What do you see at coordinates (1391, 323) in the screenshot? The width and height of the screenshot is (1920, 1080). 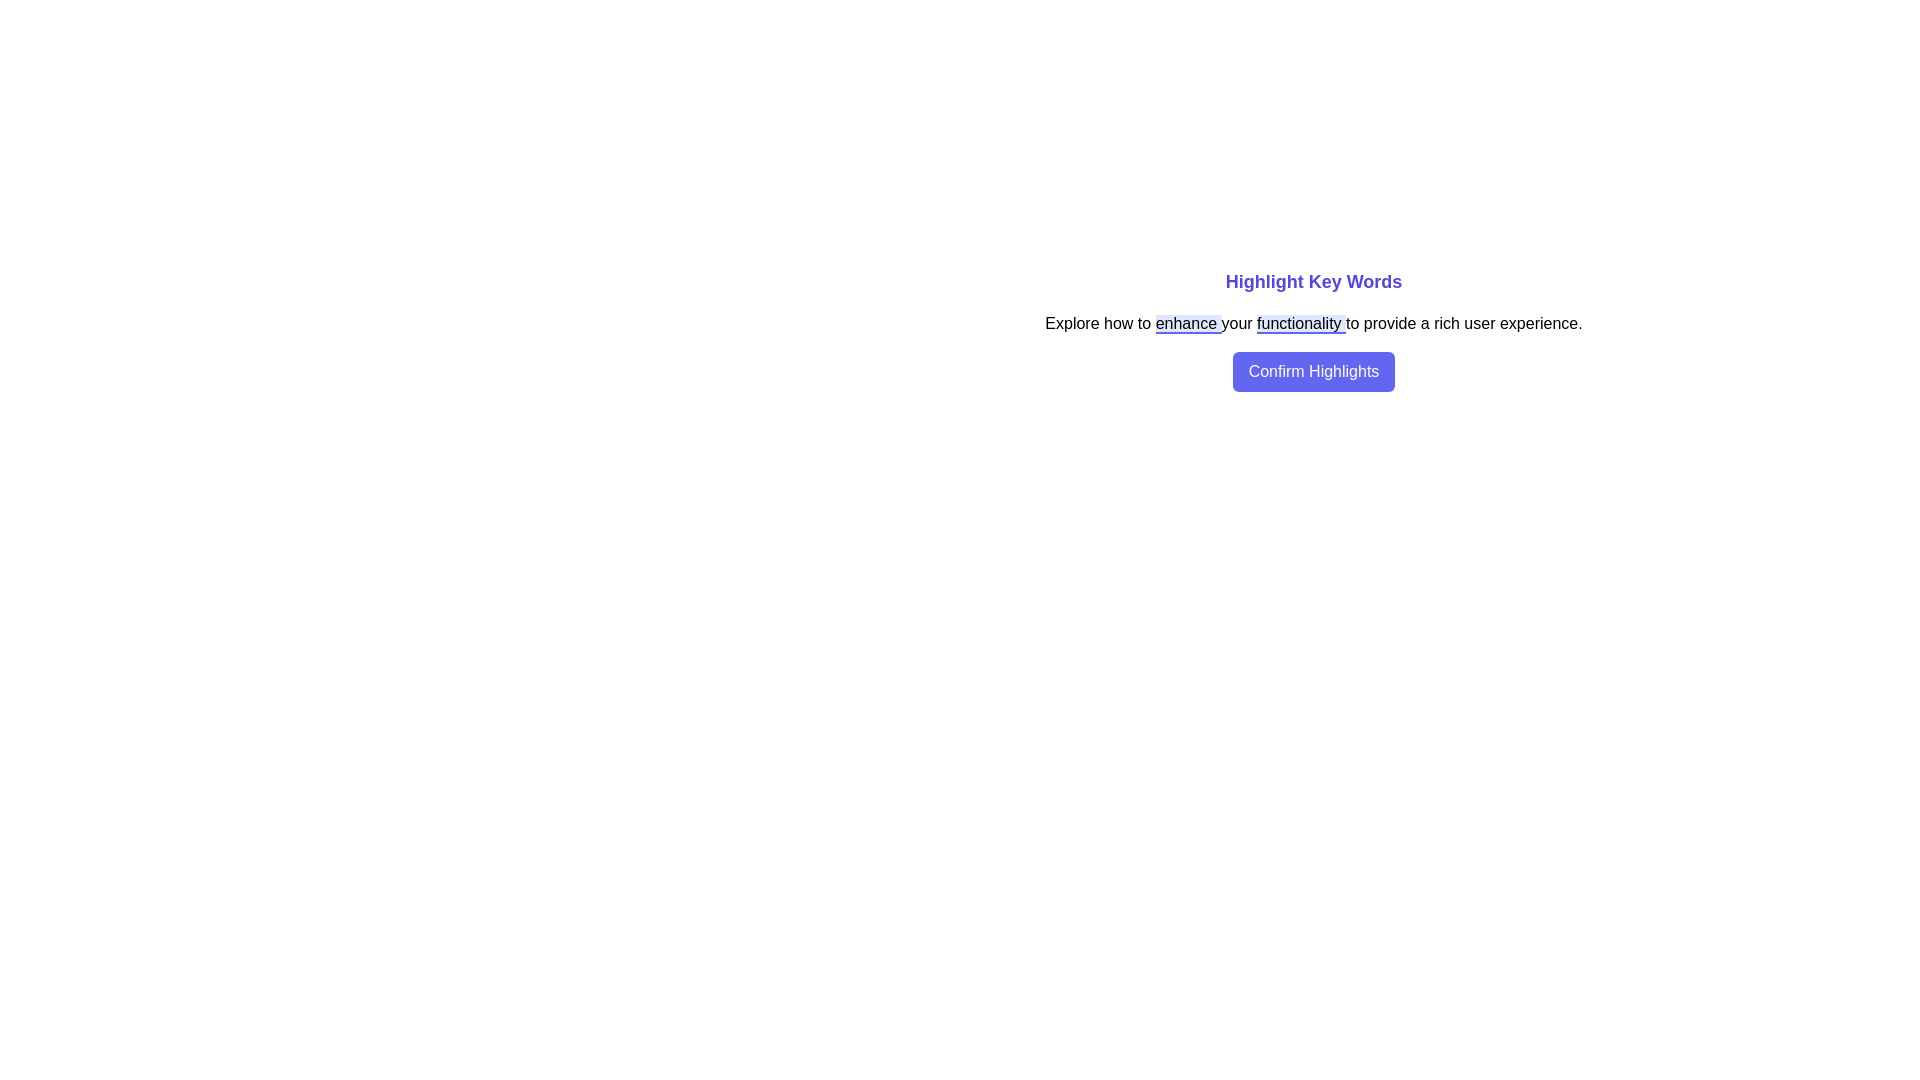 I see `non-interactive text label displaying the word 'provide', which is part of the sentence 'Explore how to enhance your functionality to provide a rich user experience.'` at bounding box center [1391, 323].